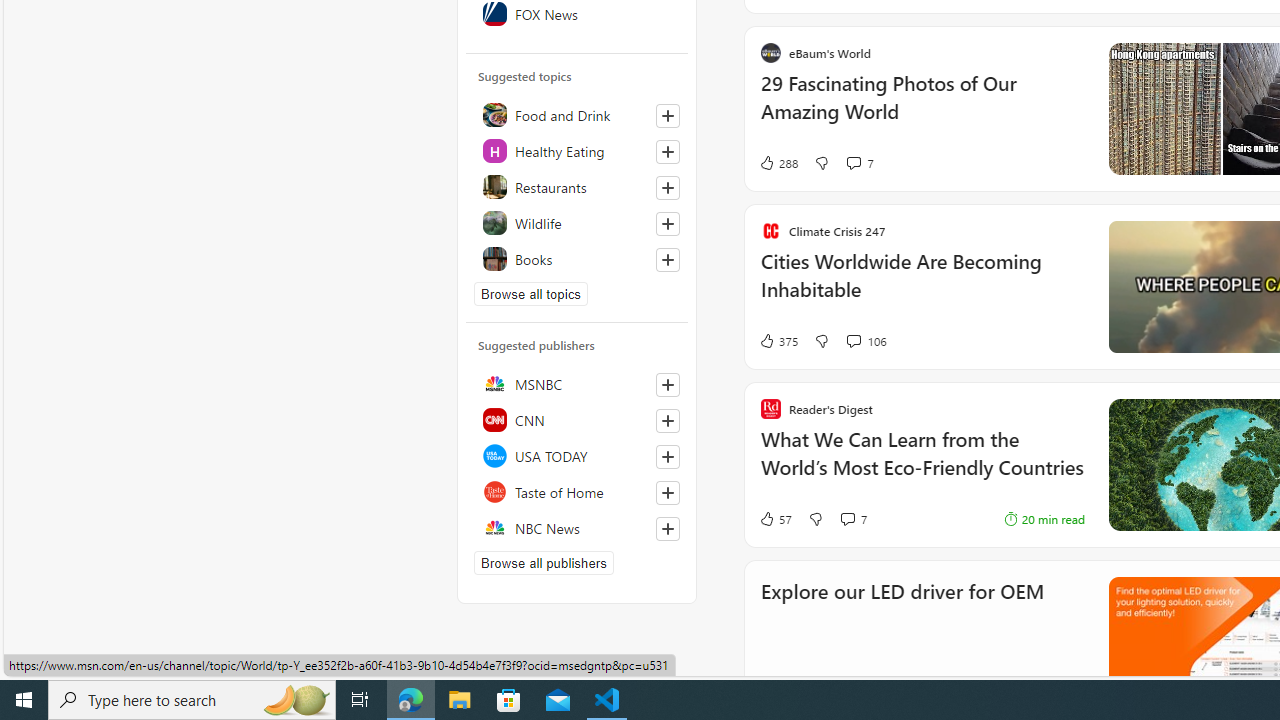 Image resolution: width=1280 pixels, height=720 pixels. Describe the element at coordinates (668, 527) in the screenshot. I see `'Follow this source'` at that location.